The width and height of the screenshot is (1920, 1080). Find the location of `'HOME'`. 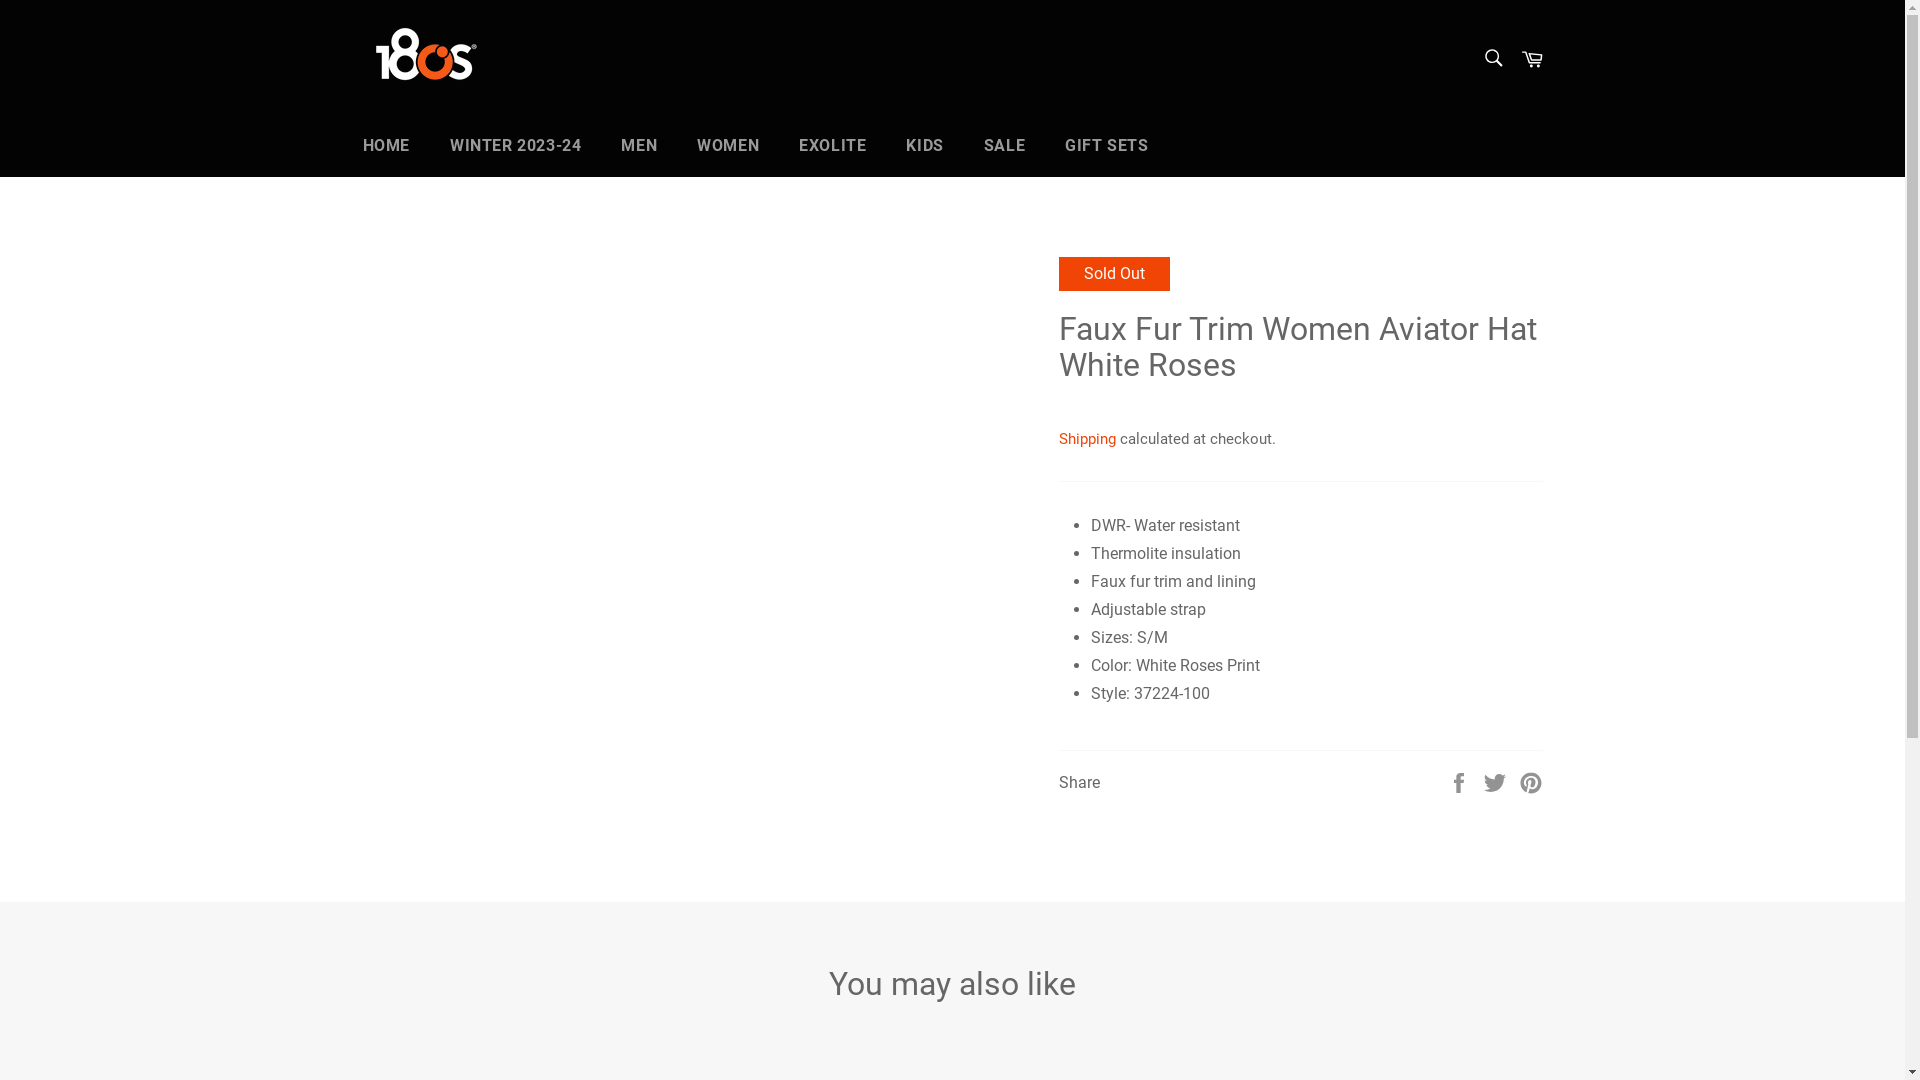

'HOME' is located at coordinates (395, 145).